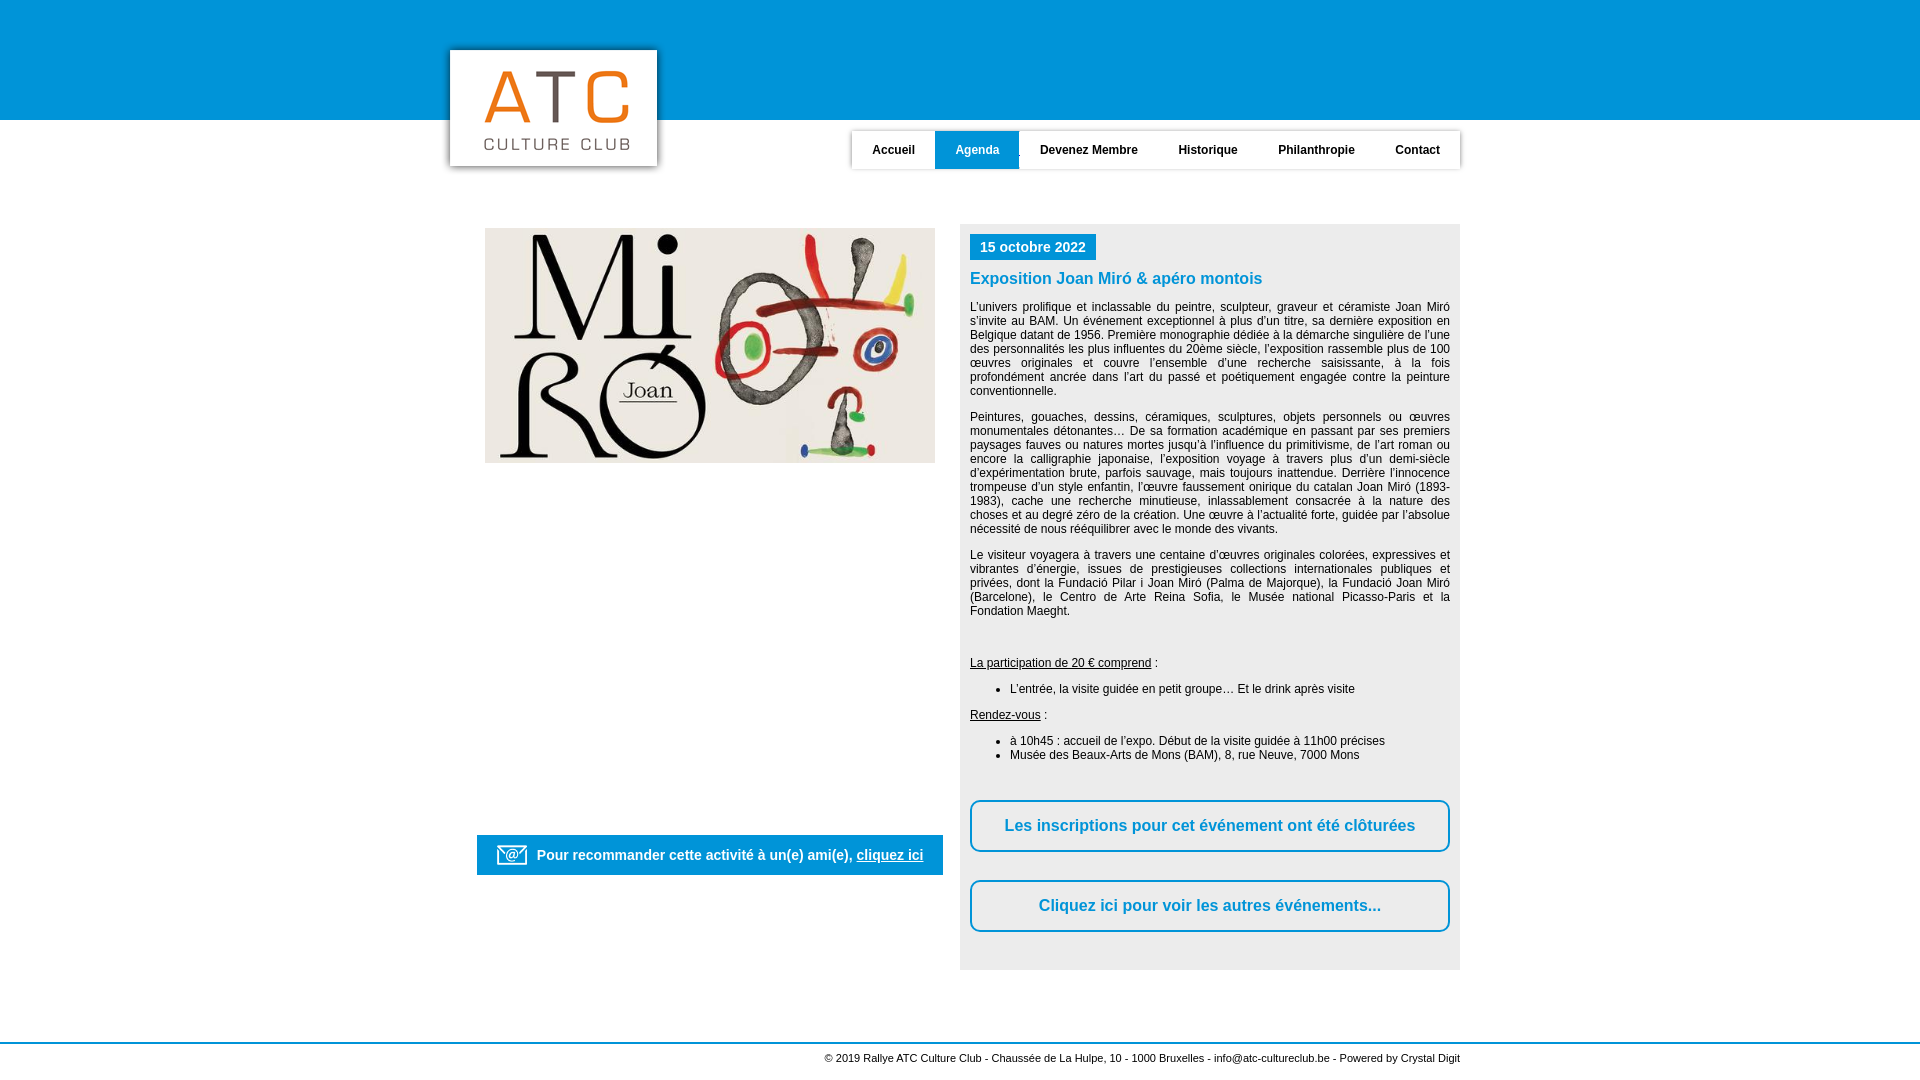  I want to click on 'info@atc-cultureclub.be', so click(1271, 1056).